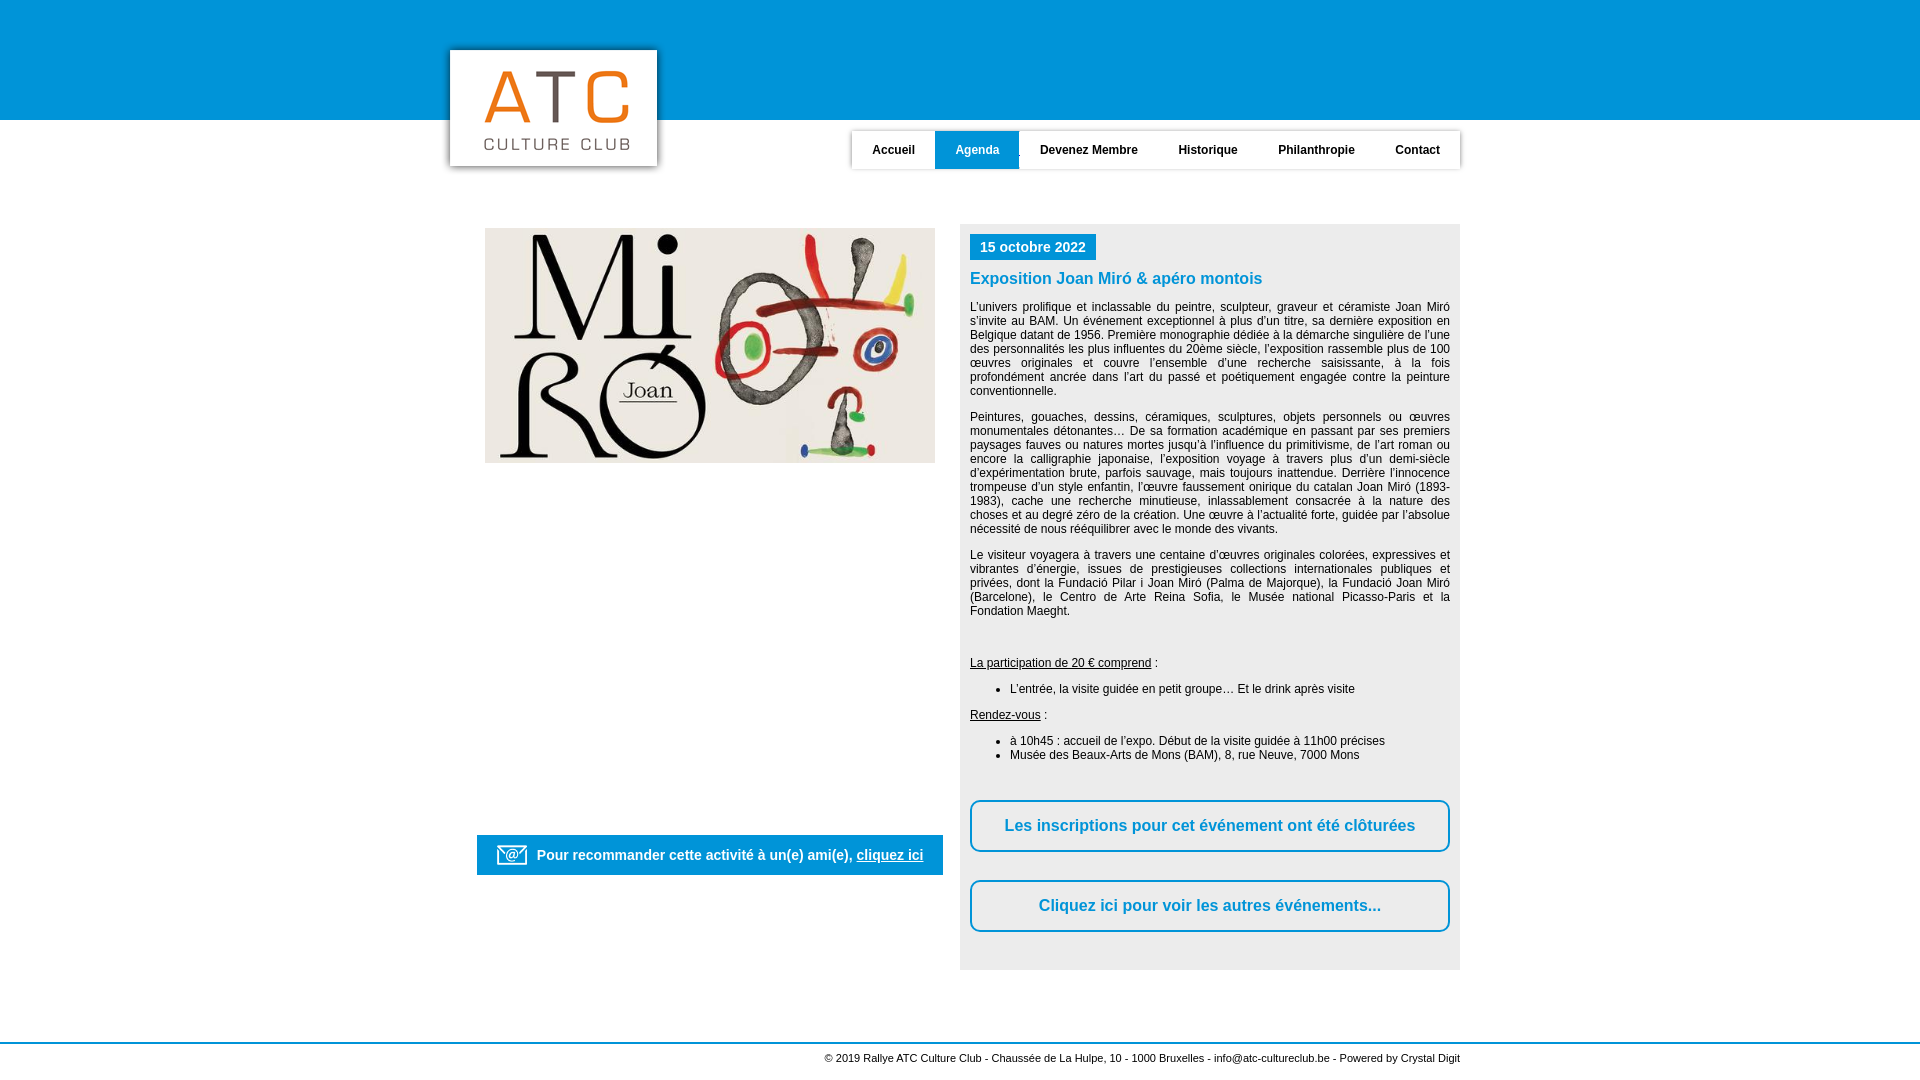  I want to click on 'info@atc-cultureclub.be', so click(1271, 1056).